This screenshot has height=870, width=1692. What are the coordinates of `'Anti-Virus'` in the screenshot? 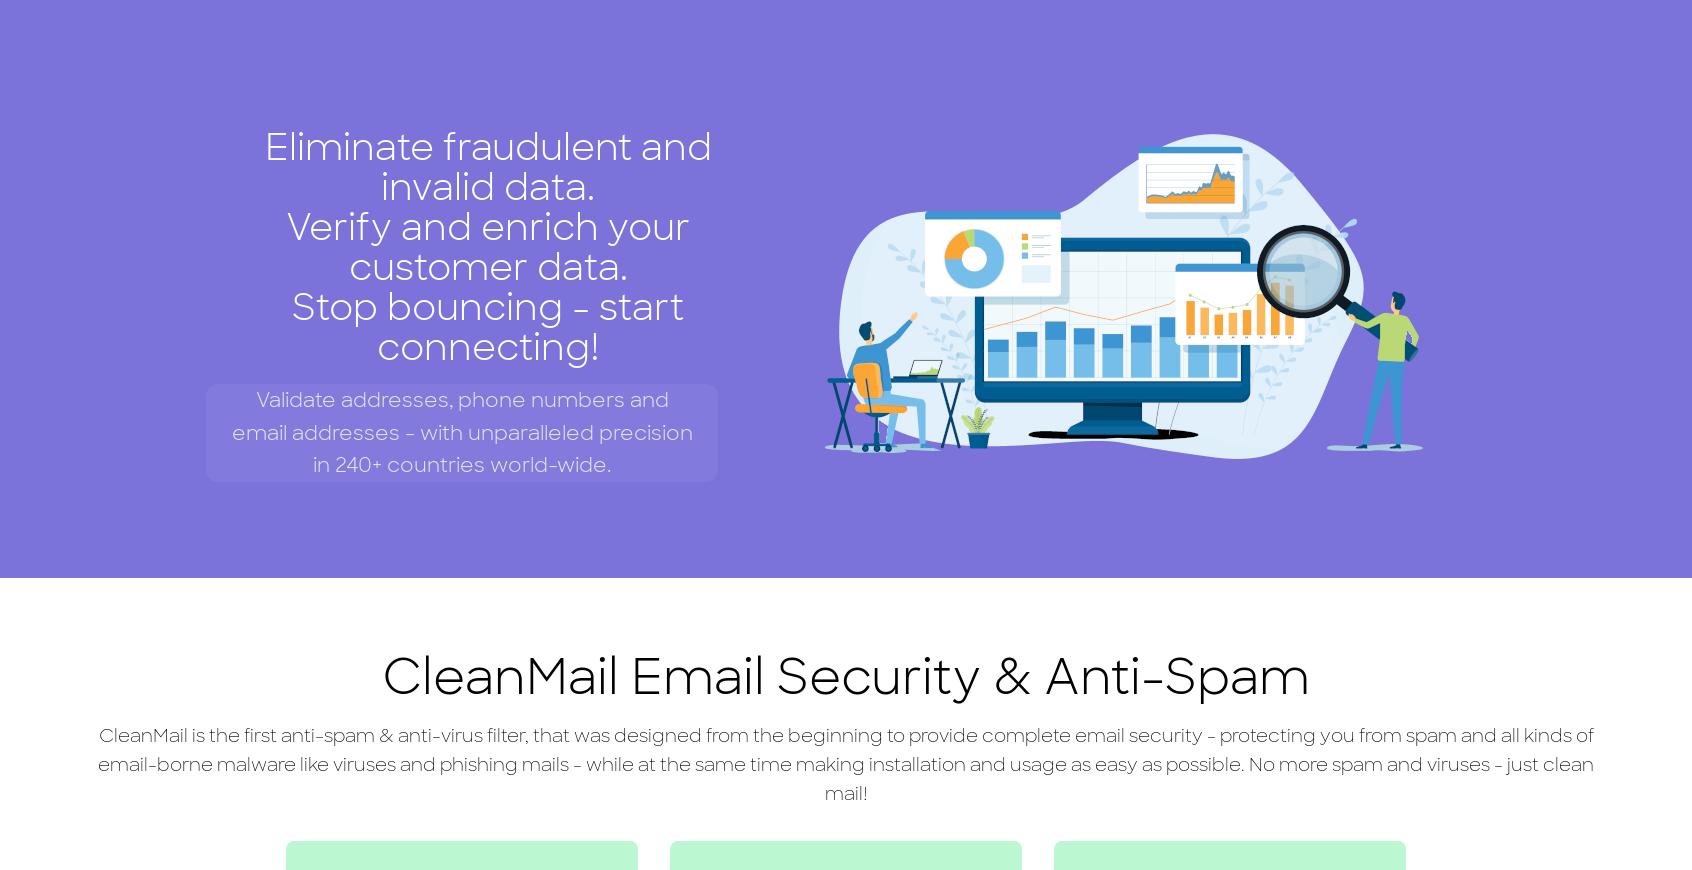 It's located at (526, 15).